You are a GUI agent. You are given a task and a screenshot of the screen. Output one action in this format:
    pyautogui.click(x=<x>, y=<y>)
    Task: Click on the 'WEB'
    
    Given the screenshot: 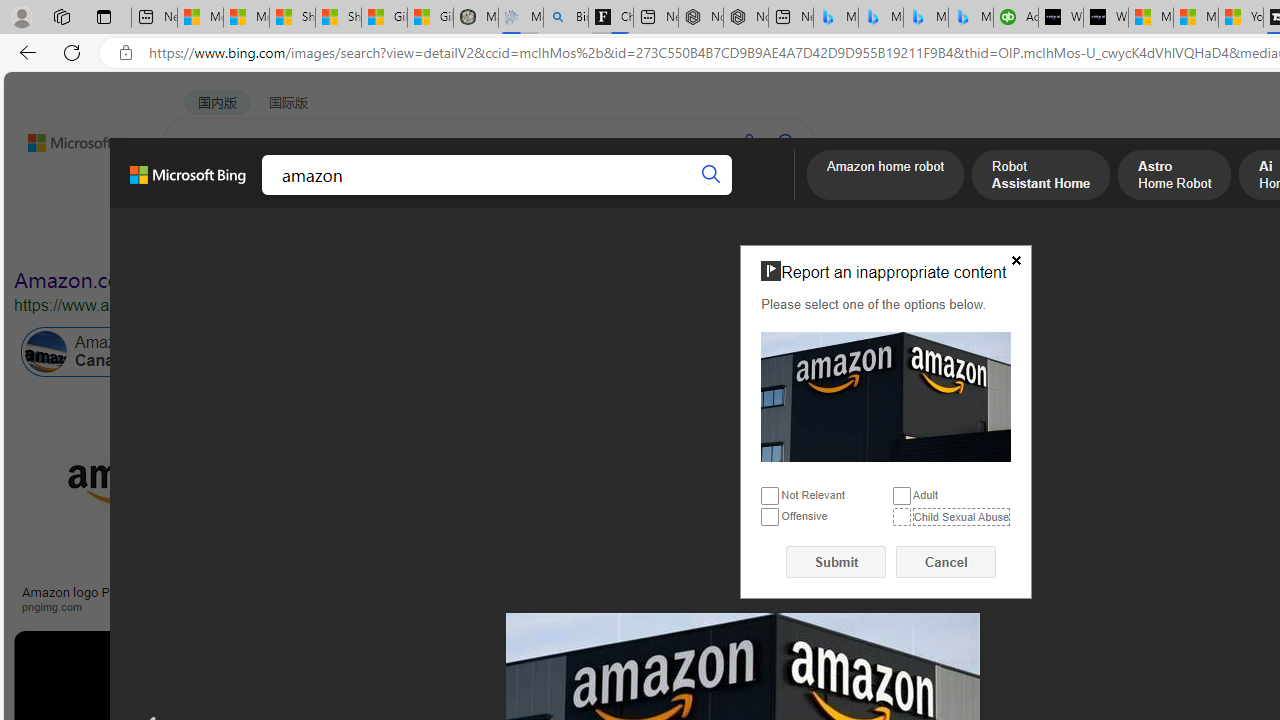 What is the action you would take?
    pyautogui.click(x=201, y=195)
    